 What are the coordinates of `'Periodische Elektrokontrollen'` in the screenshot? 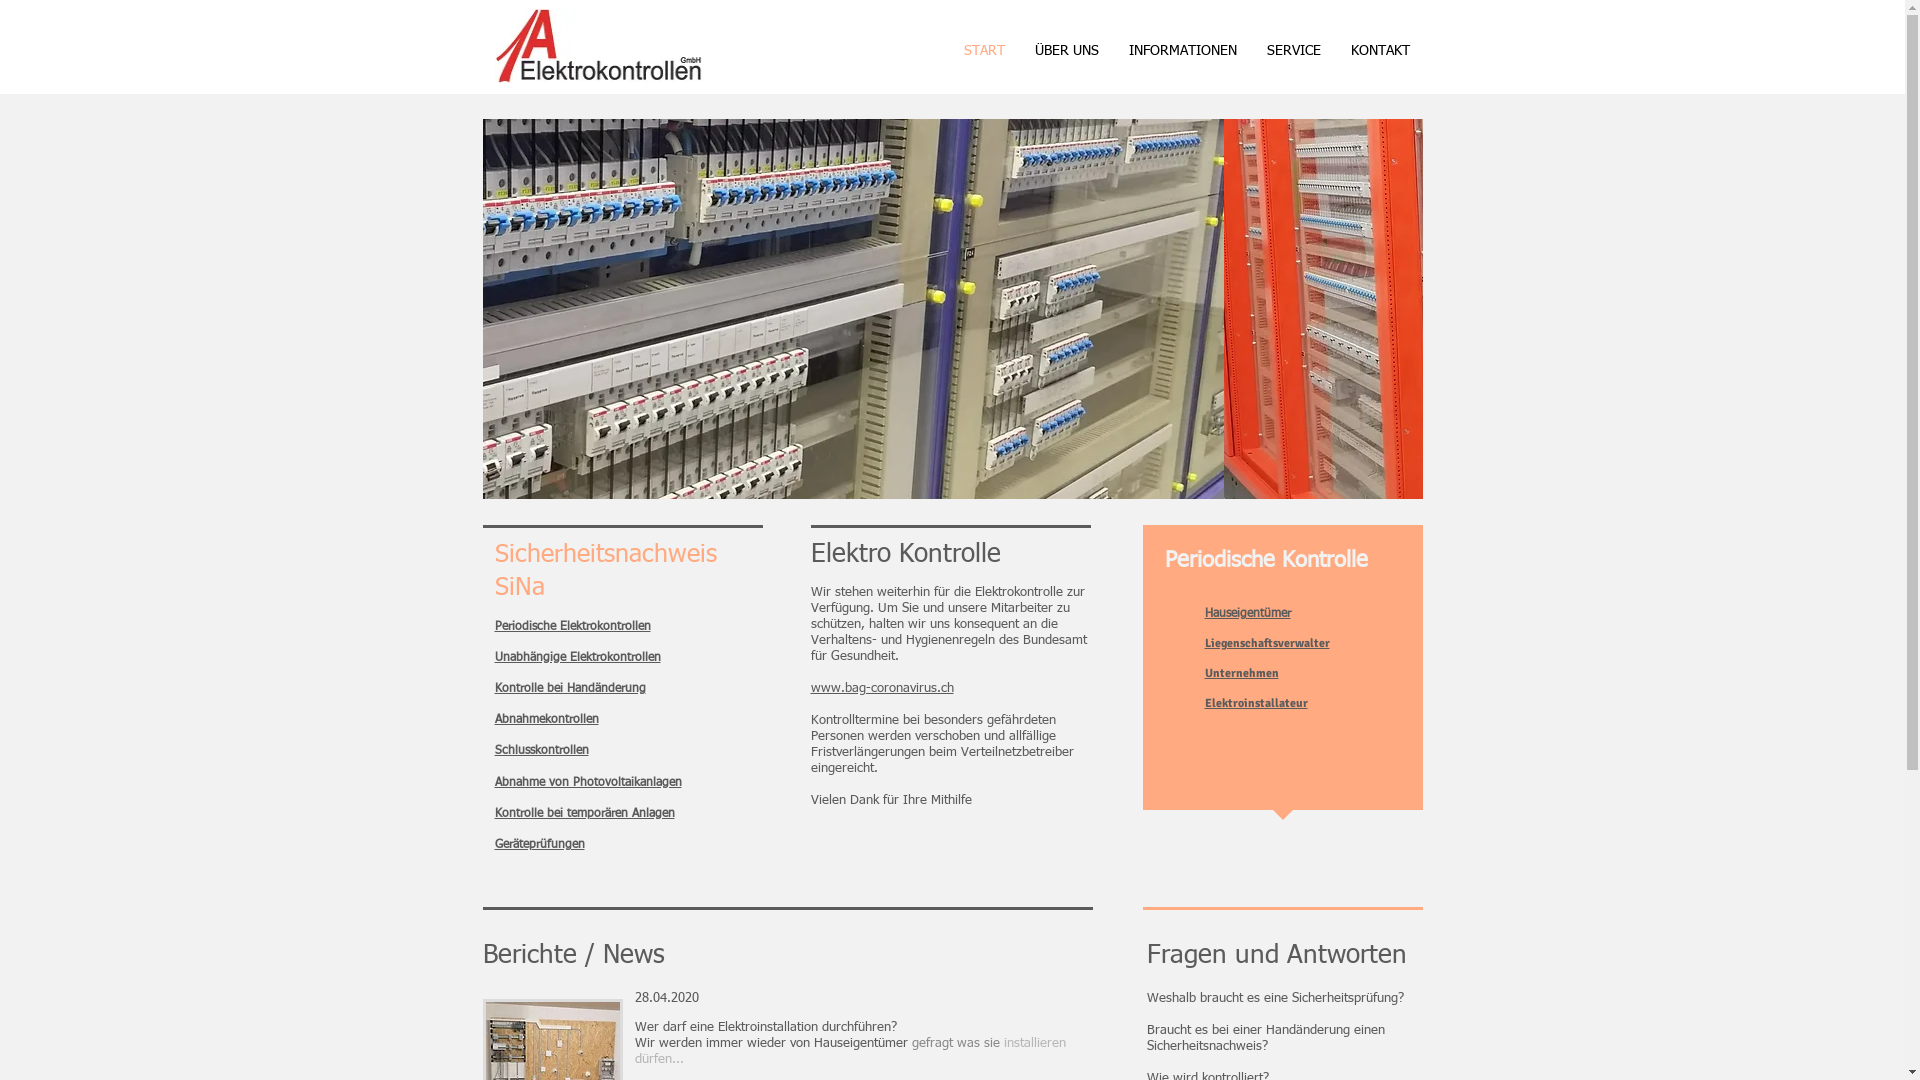 It's located at (570, 626).